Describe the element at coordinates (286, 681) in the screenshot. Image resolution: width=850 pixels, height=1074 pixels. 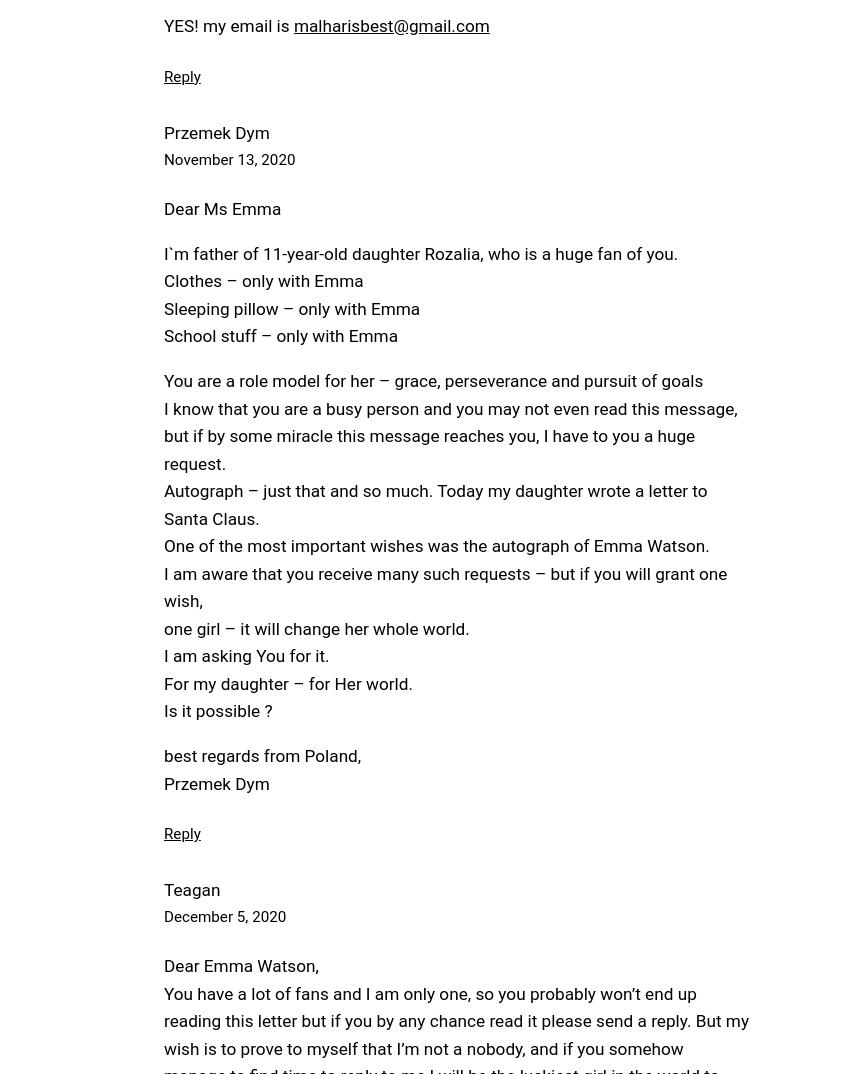
I see `'For my daughter – for Her world.'` at that location.